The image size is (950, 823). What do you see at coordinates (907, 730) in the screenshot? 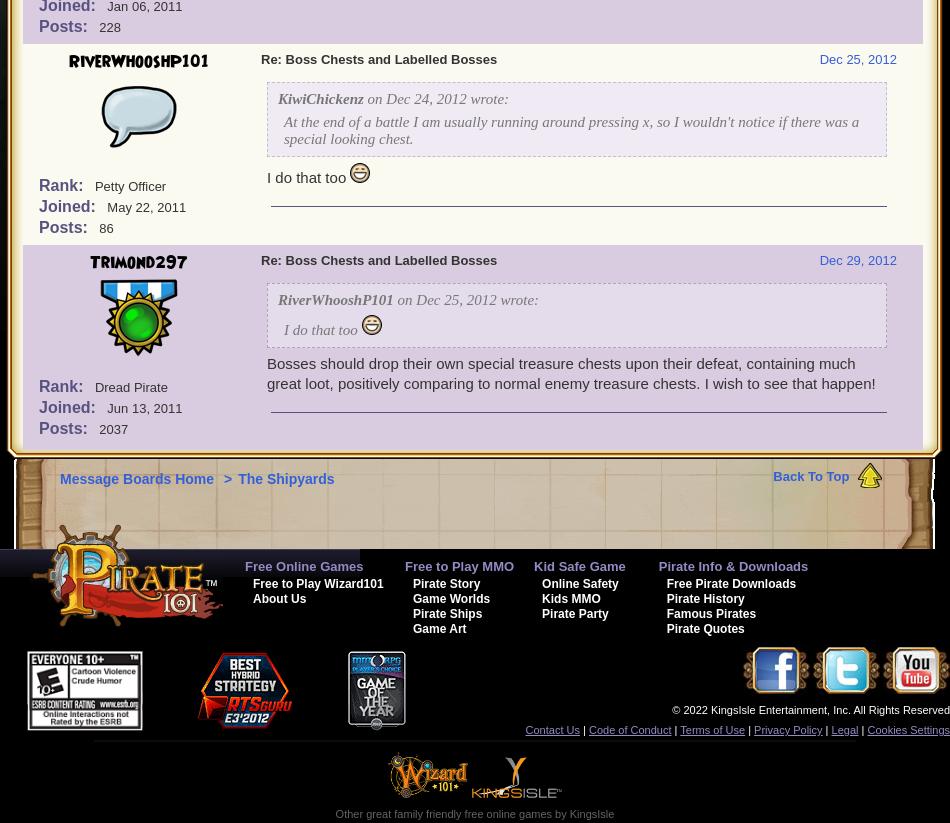
I see `'Cookies Settings'` at bounding box center [907, 730].